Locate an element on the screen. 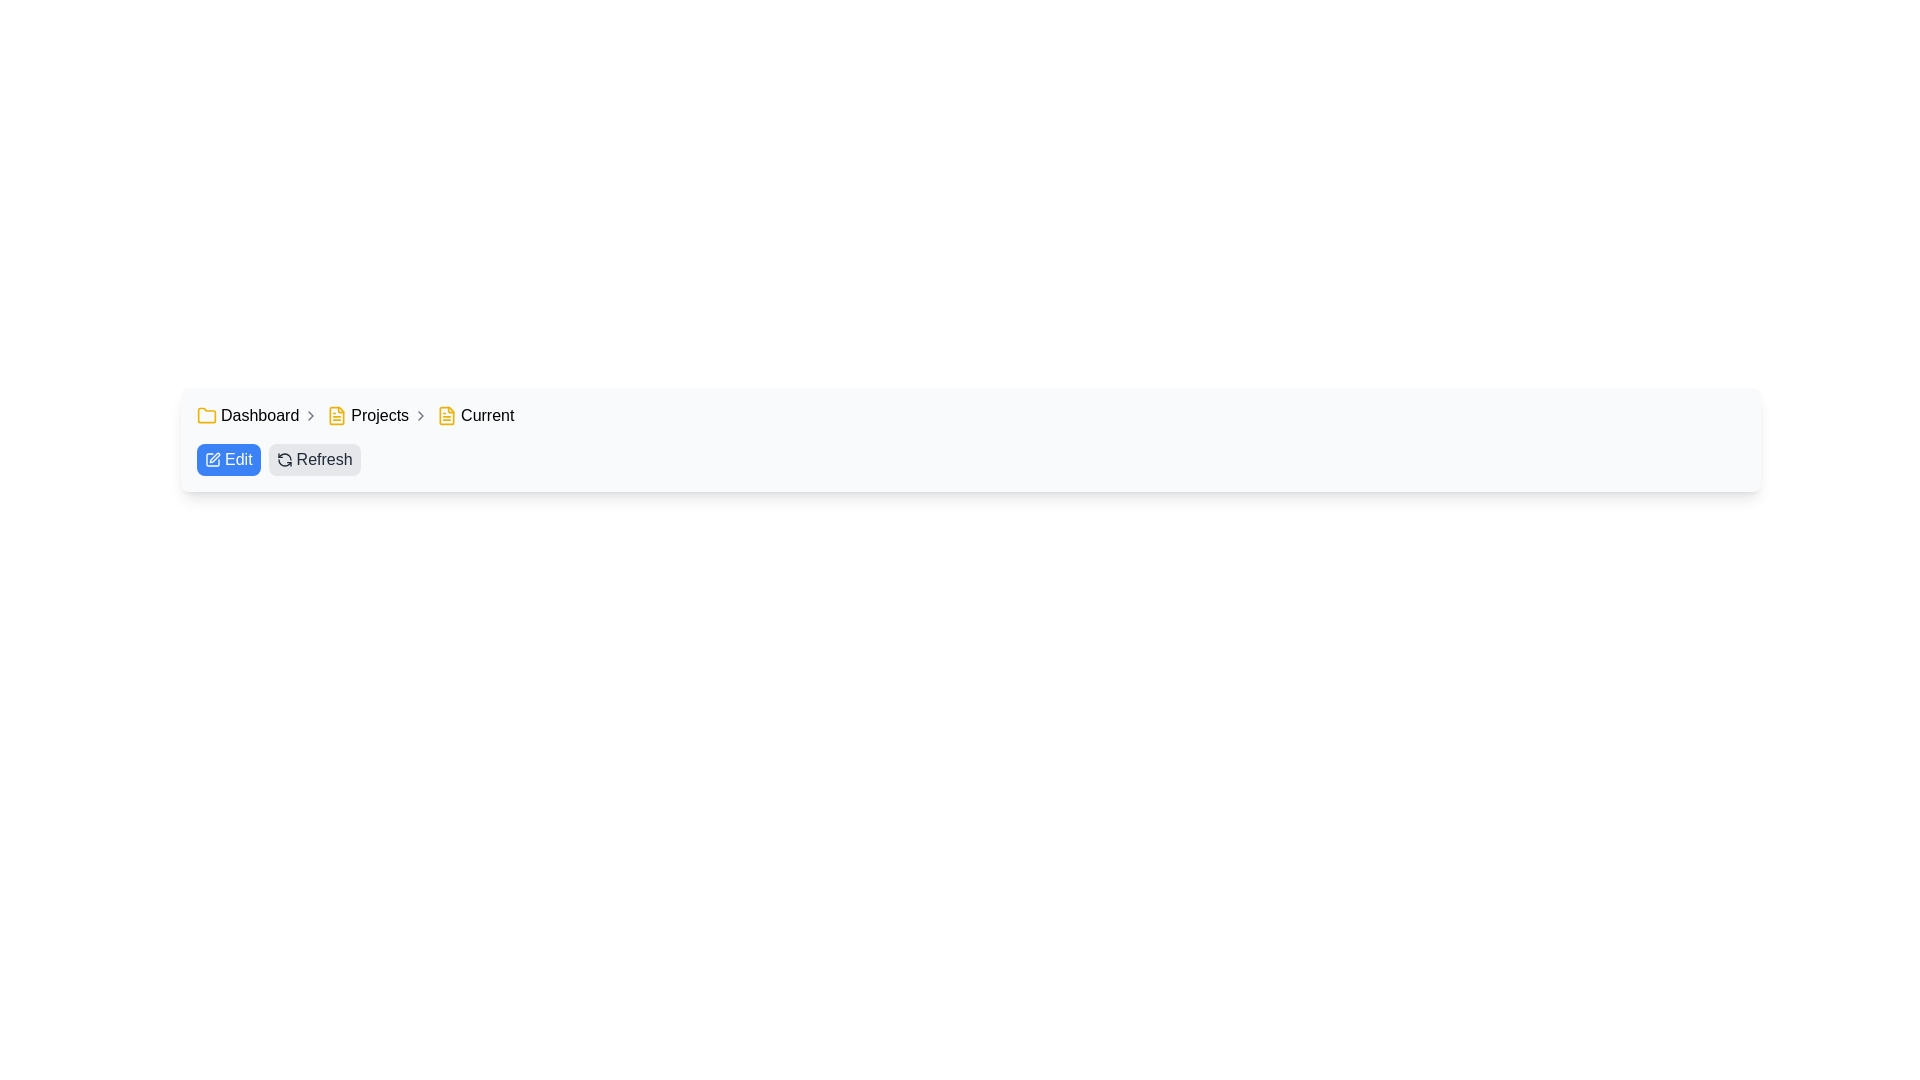  the 'Refresh' button, which is the second button in a horizontal group with a light gray background and a reload icon is located at coordinates (313, 459).